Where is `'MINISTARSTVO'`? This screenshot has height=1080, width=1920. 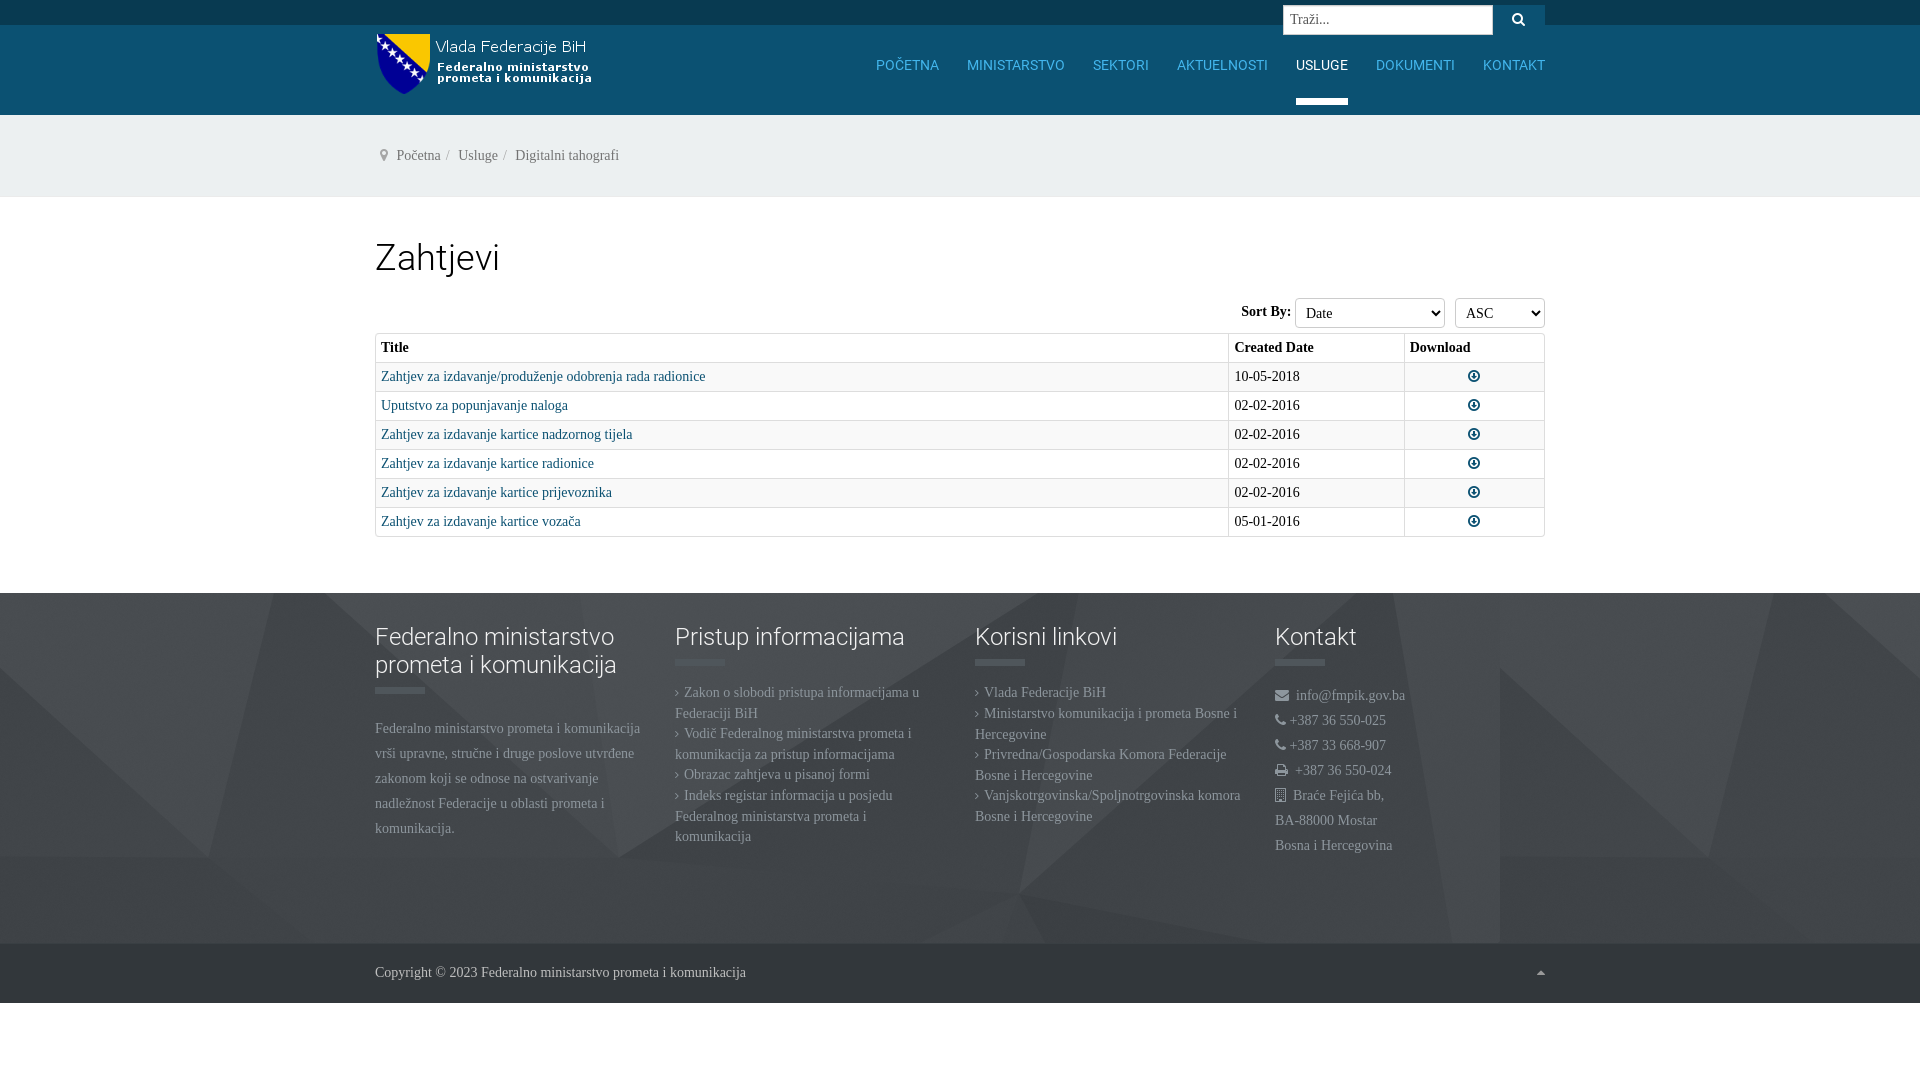
'MINISTARSTVO' is located at coordinates (1016, 64).